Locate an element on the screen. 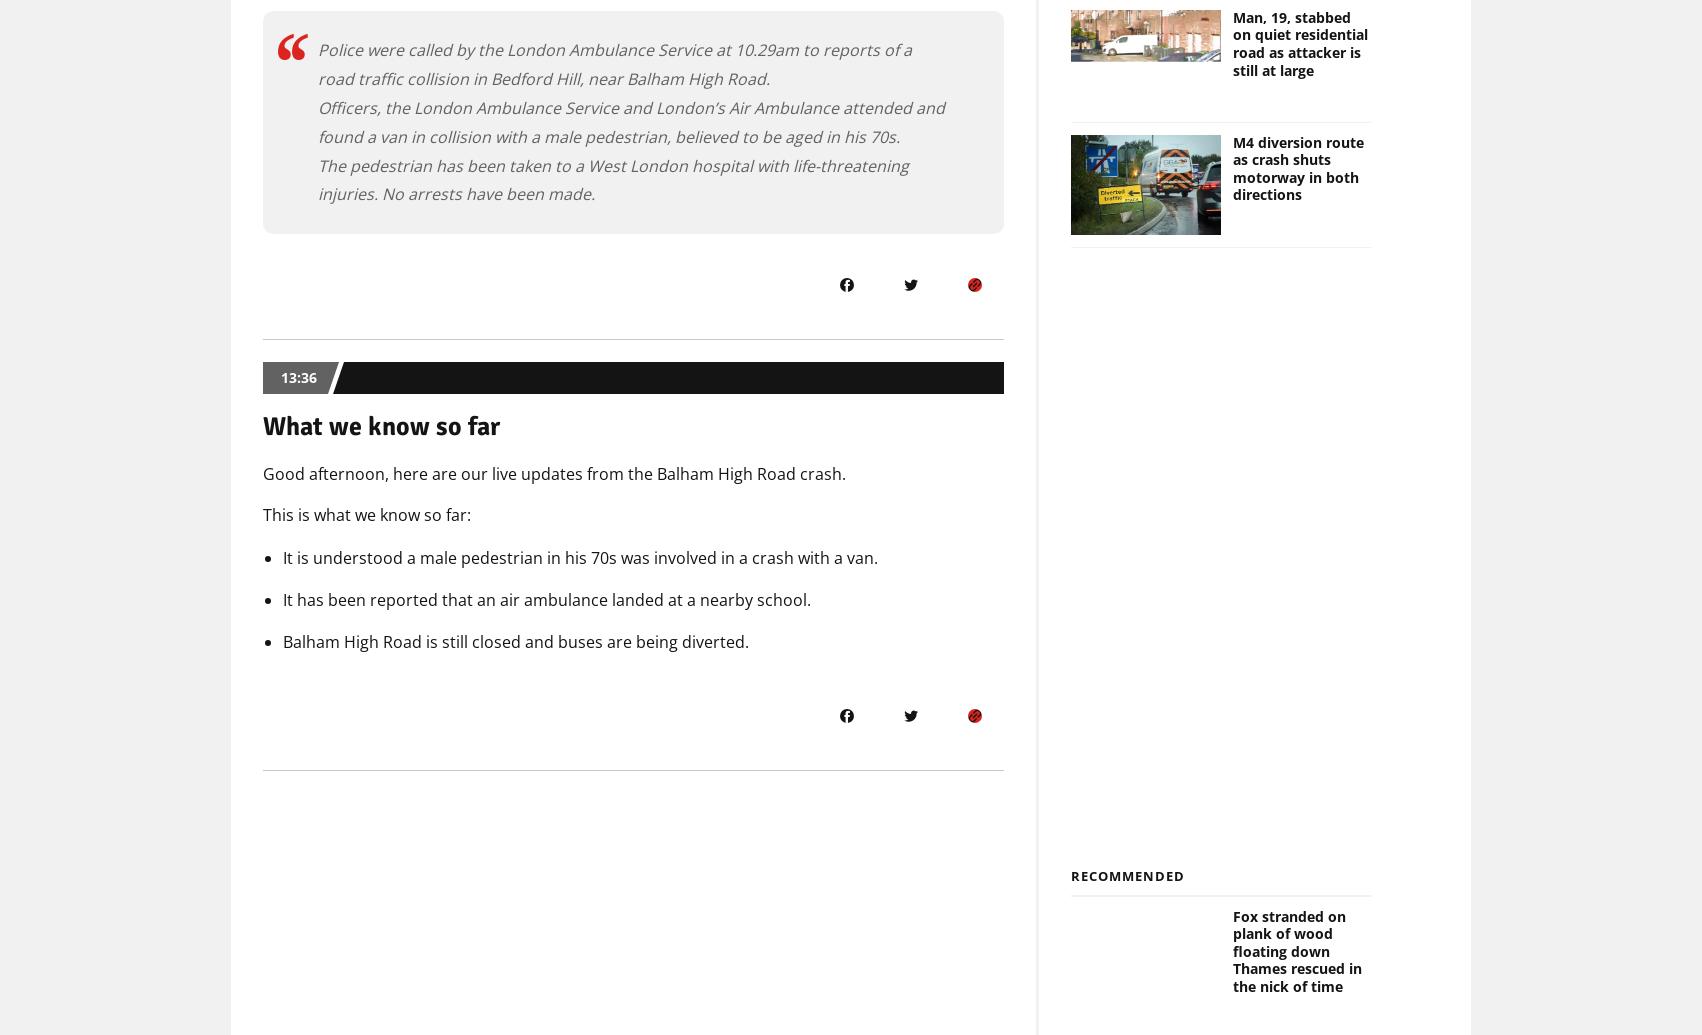 The width and height of the screenshot is (1702, 1035). 'It has been reported that an air ambulance landed at a nearby school.' is located at coordinates (546, 597).